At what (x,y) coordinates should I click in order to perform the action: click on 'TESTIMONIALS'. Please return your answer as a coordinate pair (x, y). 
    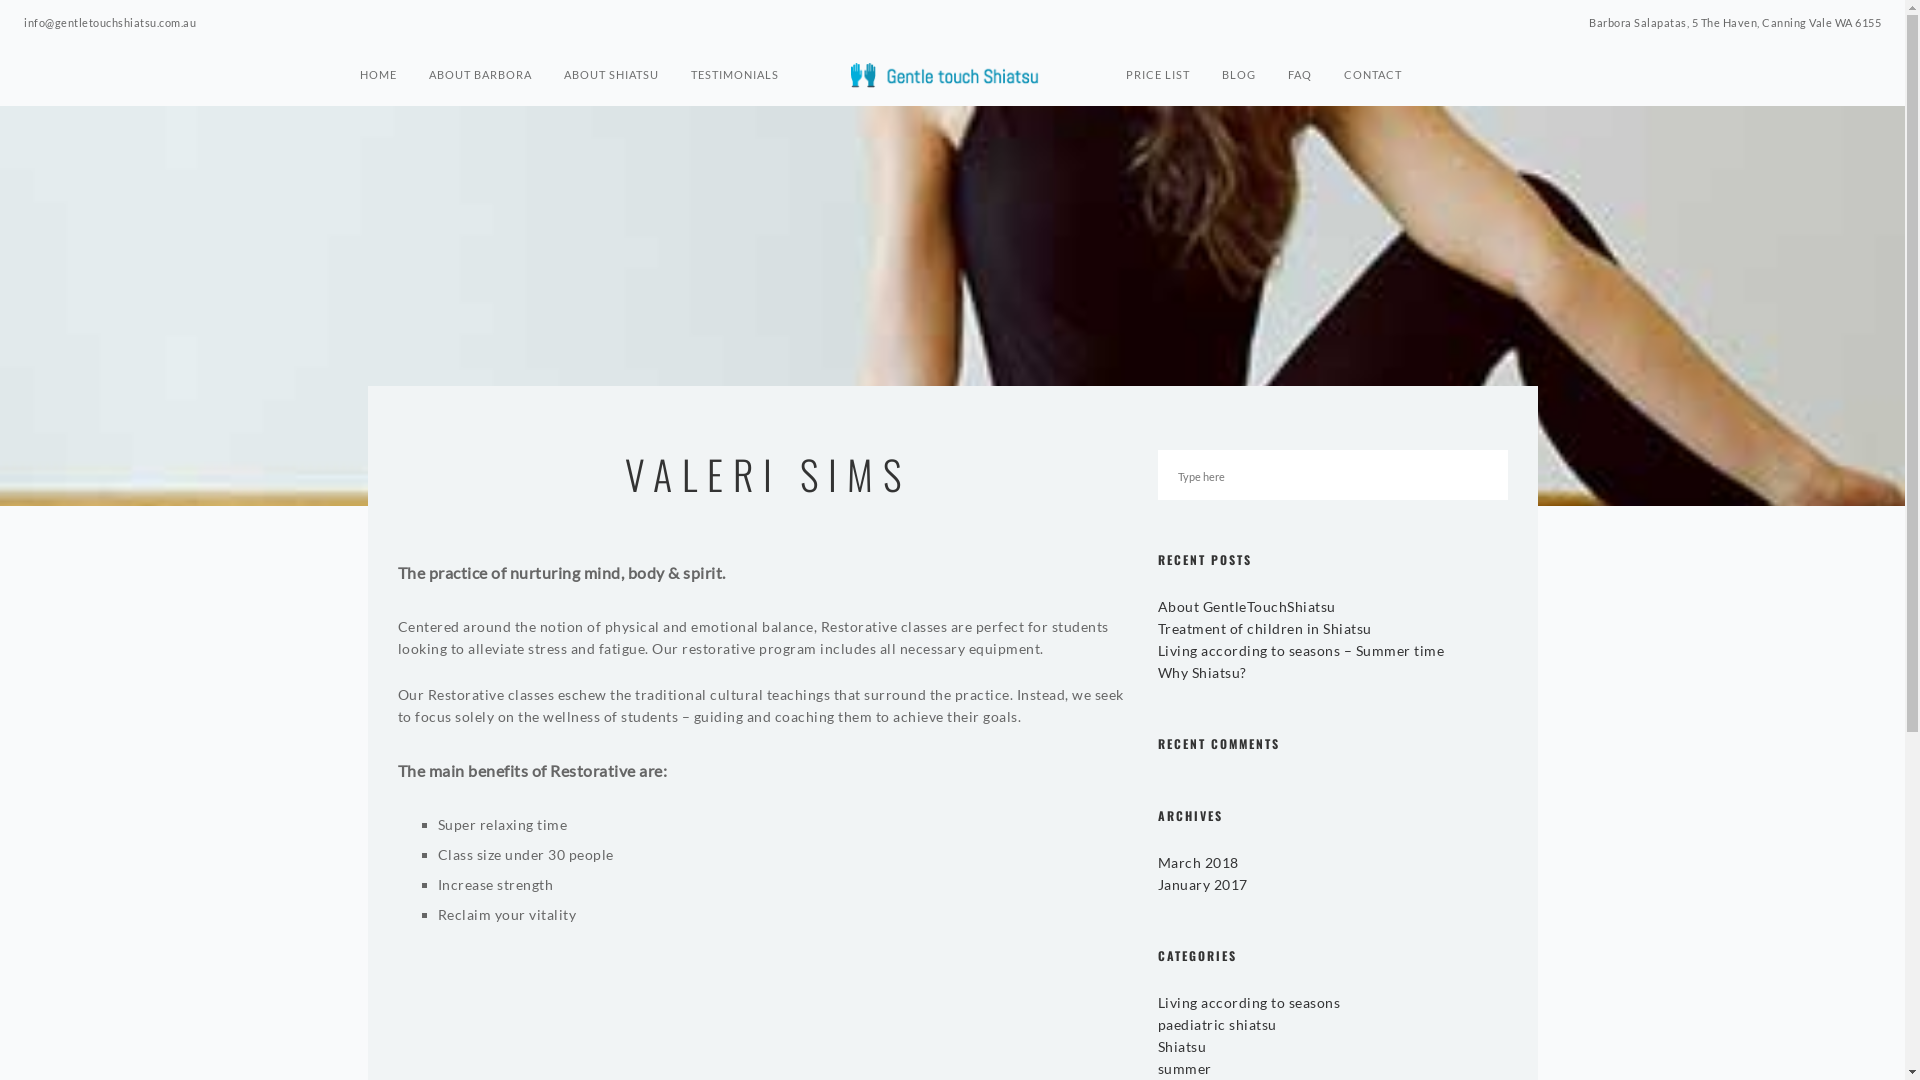
    Looking at the image, I should click on (733, 75).